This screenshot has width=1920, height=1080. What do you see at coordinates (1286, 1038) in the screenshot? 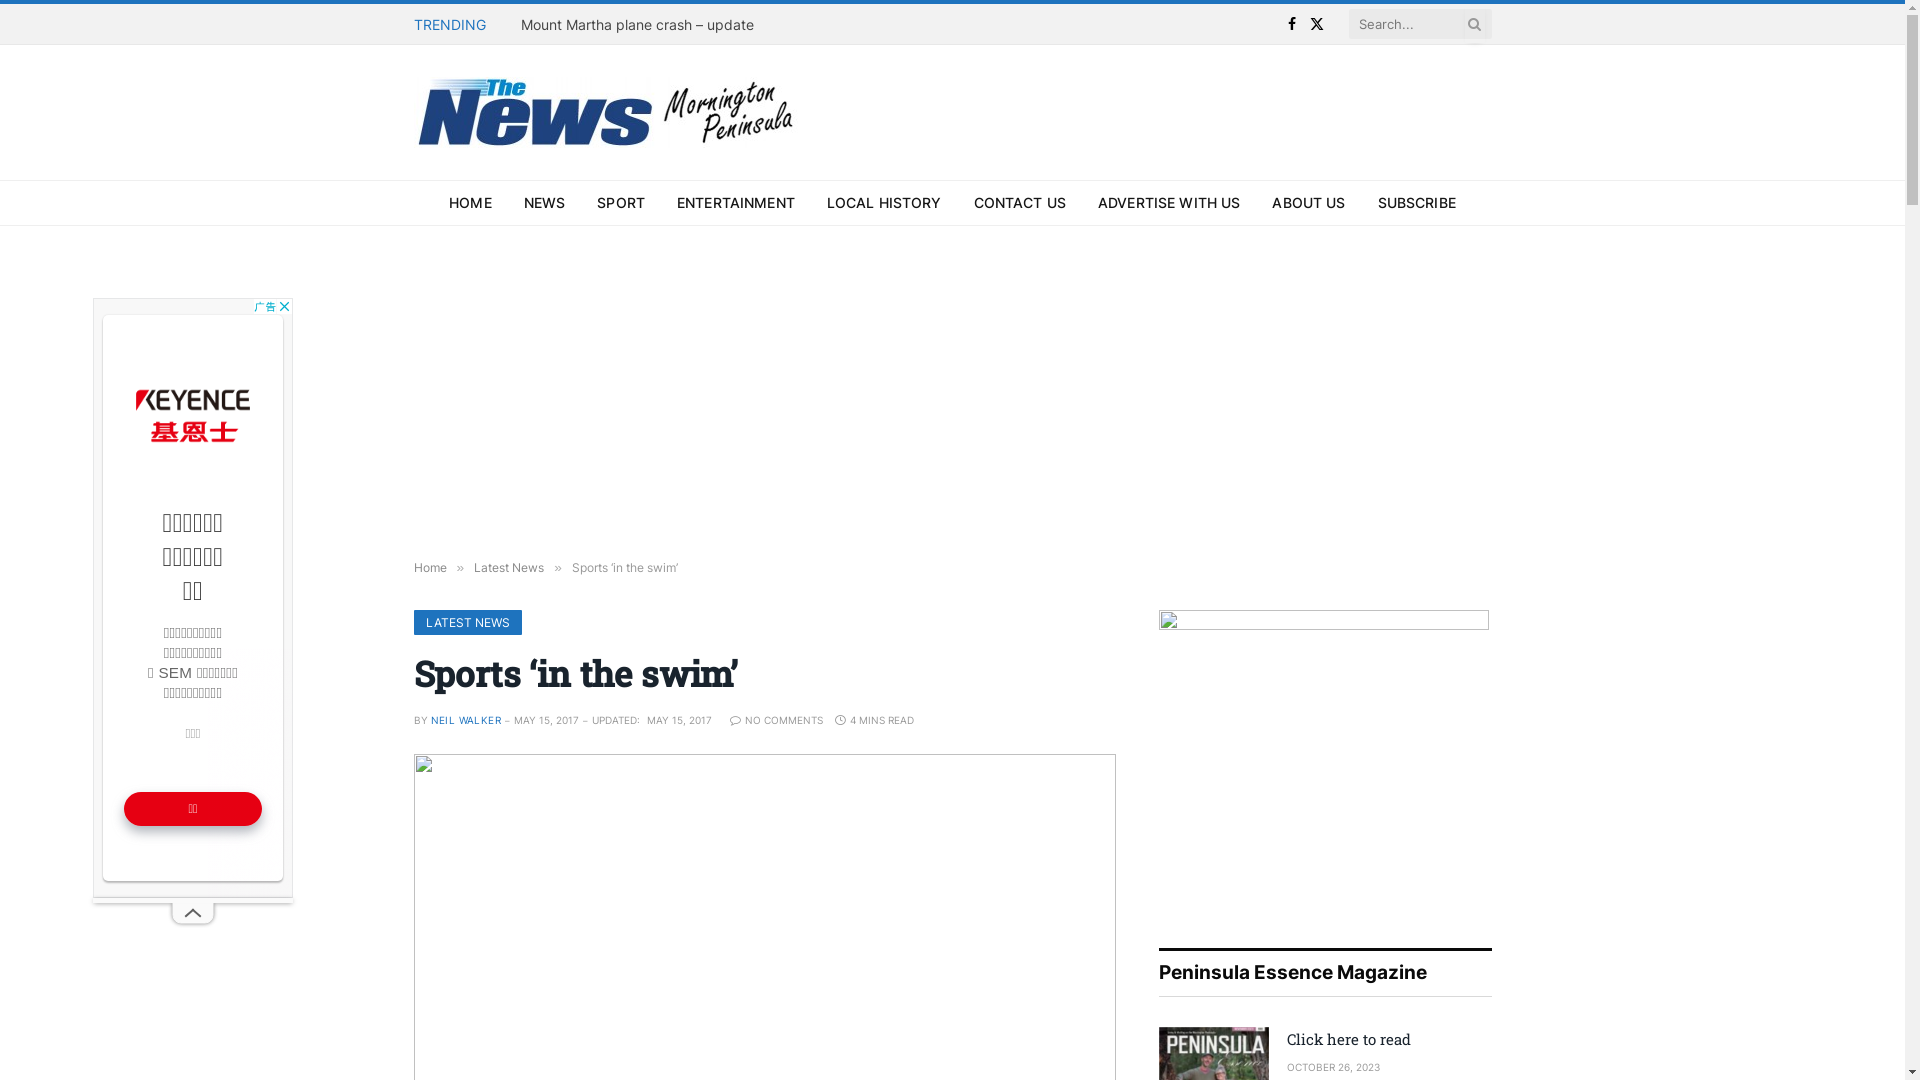
I see `'Click here to read'` at bounding box center [1286, 1038].